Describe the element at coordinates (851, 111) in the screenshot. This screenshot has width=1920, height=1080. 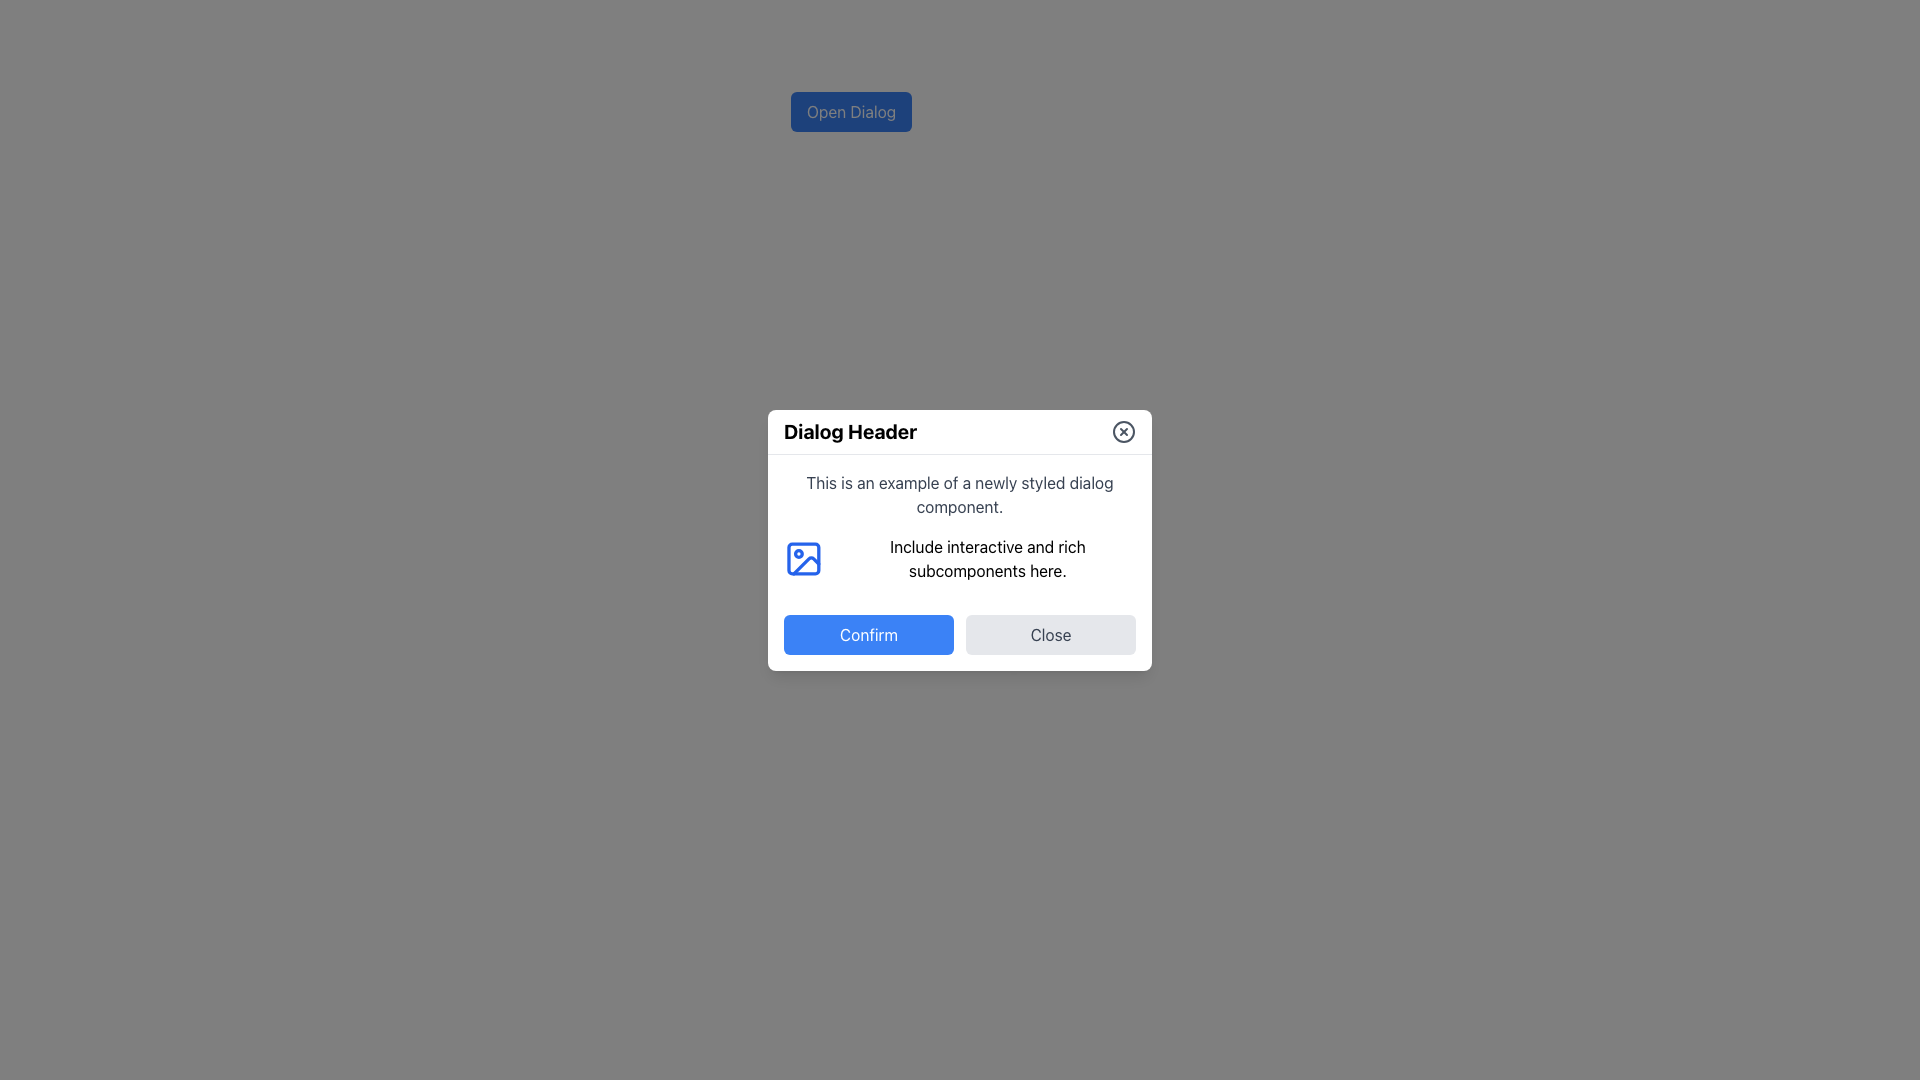
I see `the top-center button that opens the dialog box` at that location.